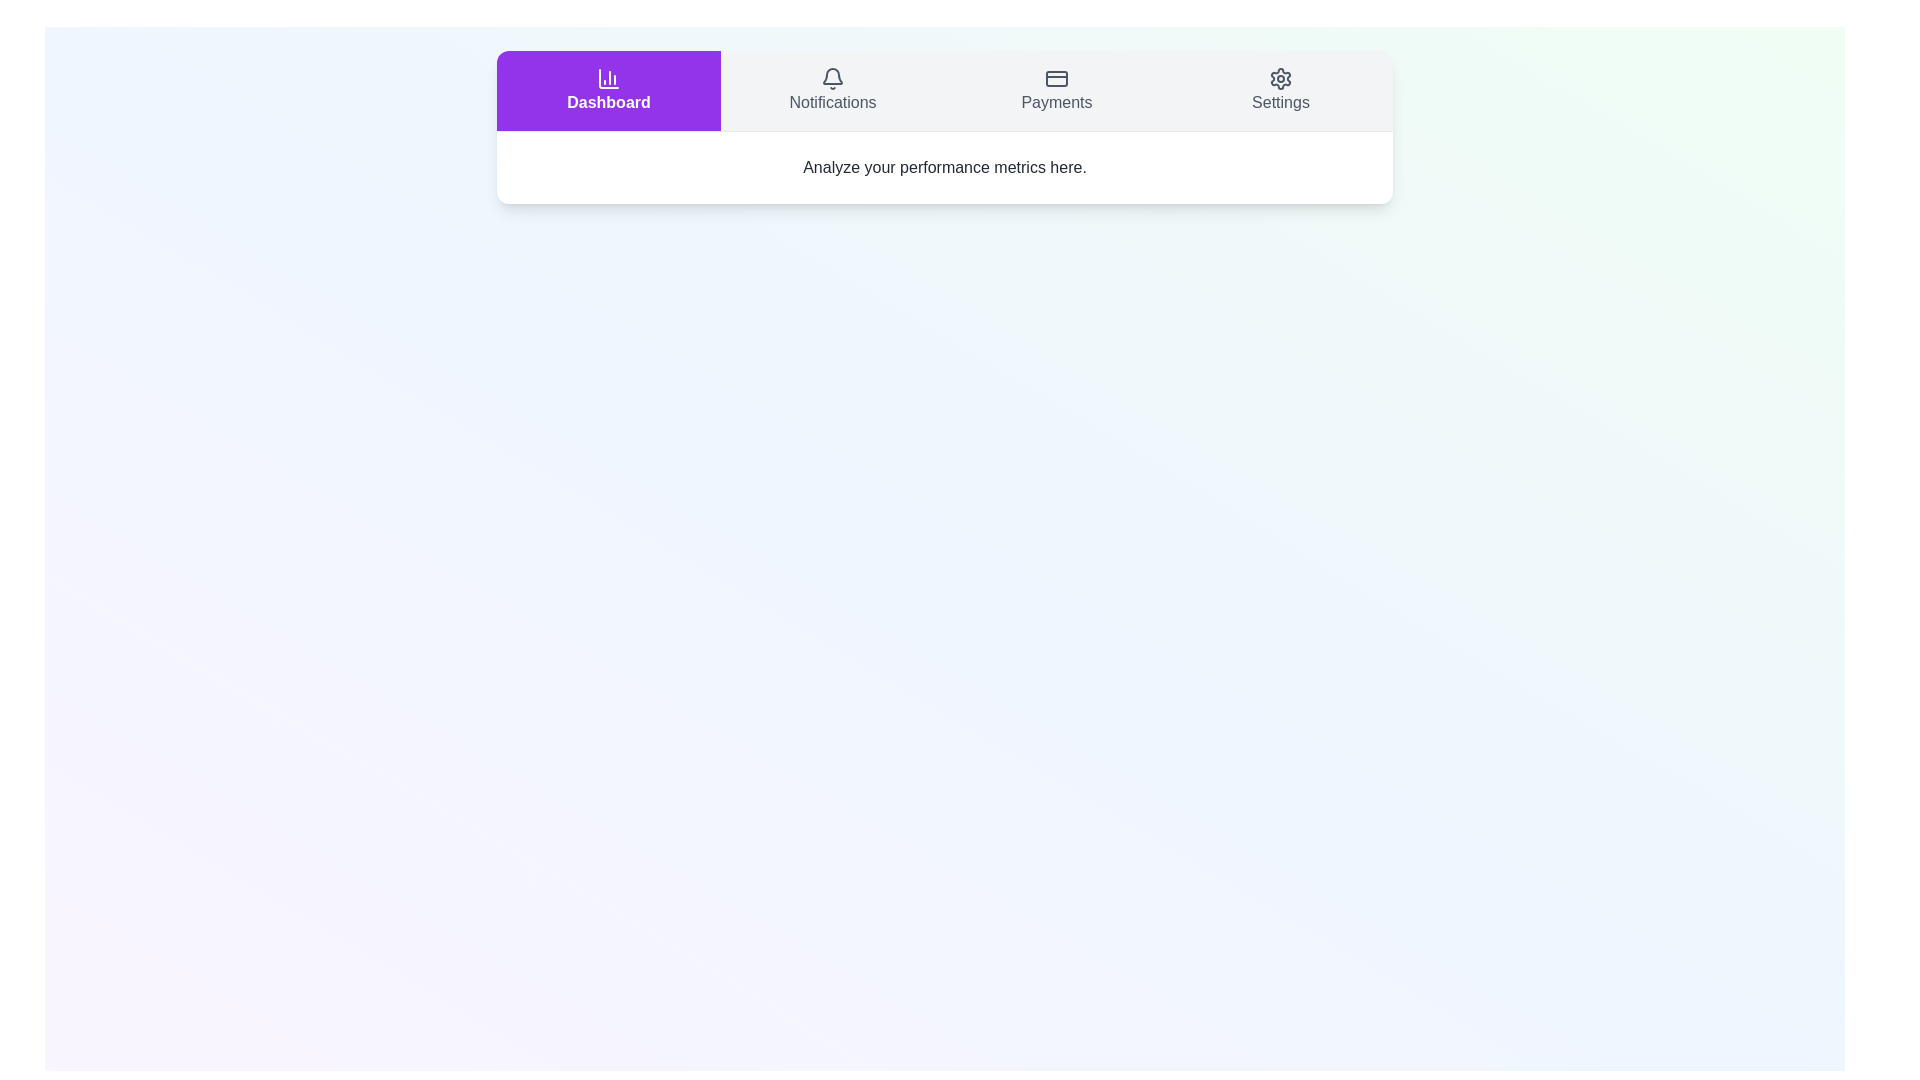 The image size is (1920, 1080). Describe the element at coordinates (1055, 91) in the screenshot. I see `the Payments tab to select it` at that location.